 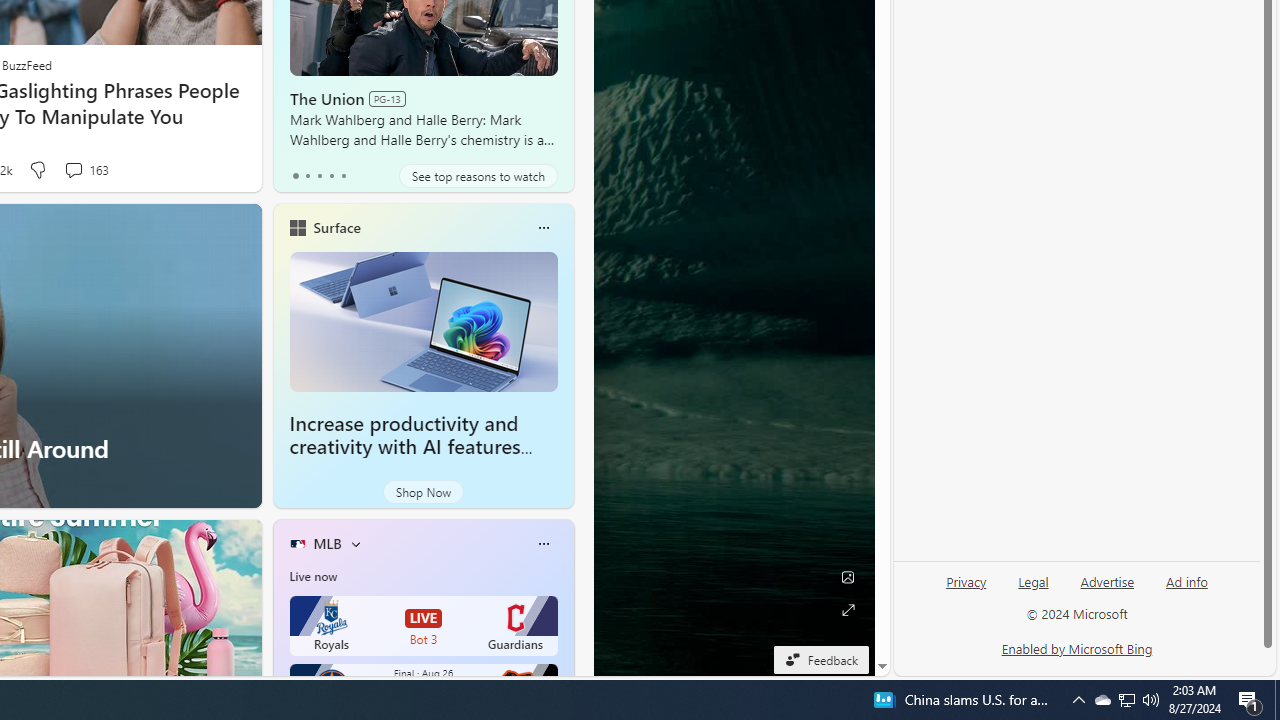 I want to click on 'tab-3', so click(x=331, y=175).